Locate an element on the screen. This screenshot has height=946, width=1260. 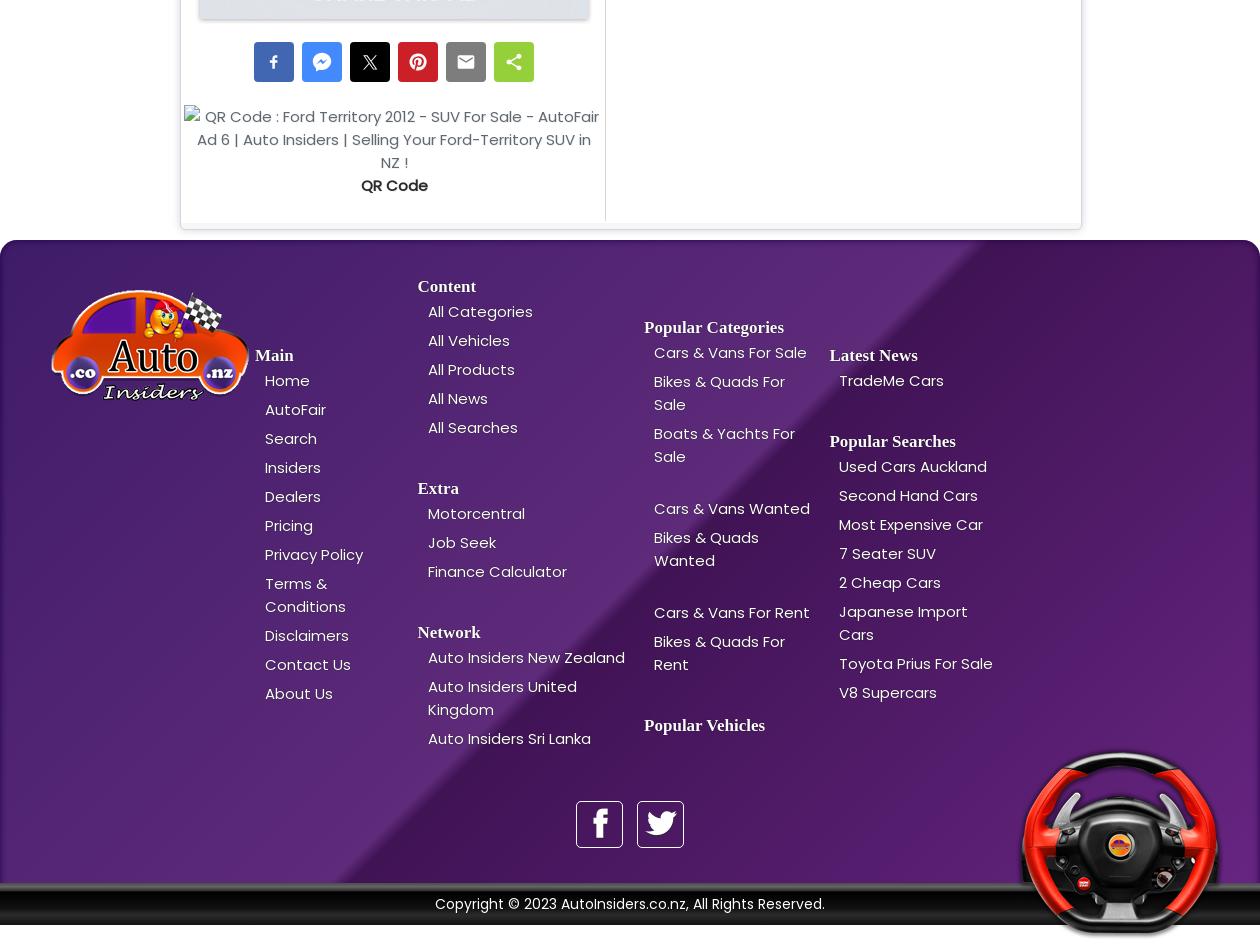
'Home' is located at coordinates (287, 379).